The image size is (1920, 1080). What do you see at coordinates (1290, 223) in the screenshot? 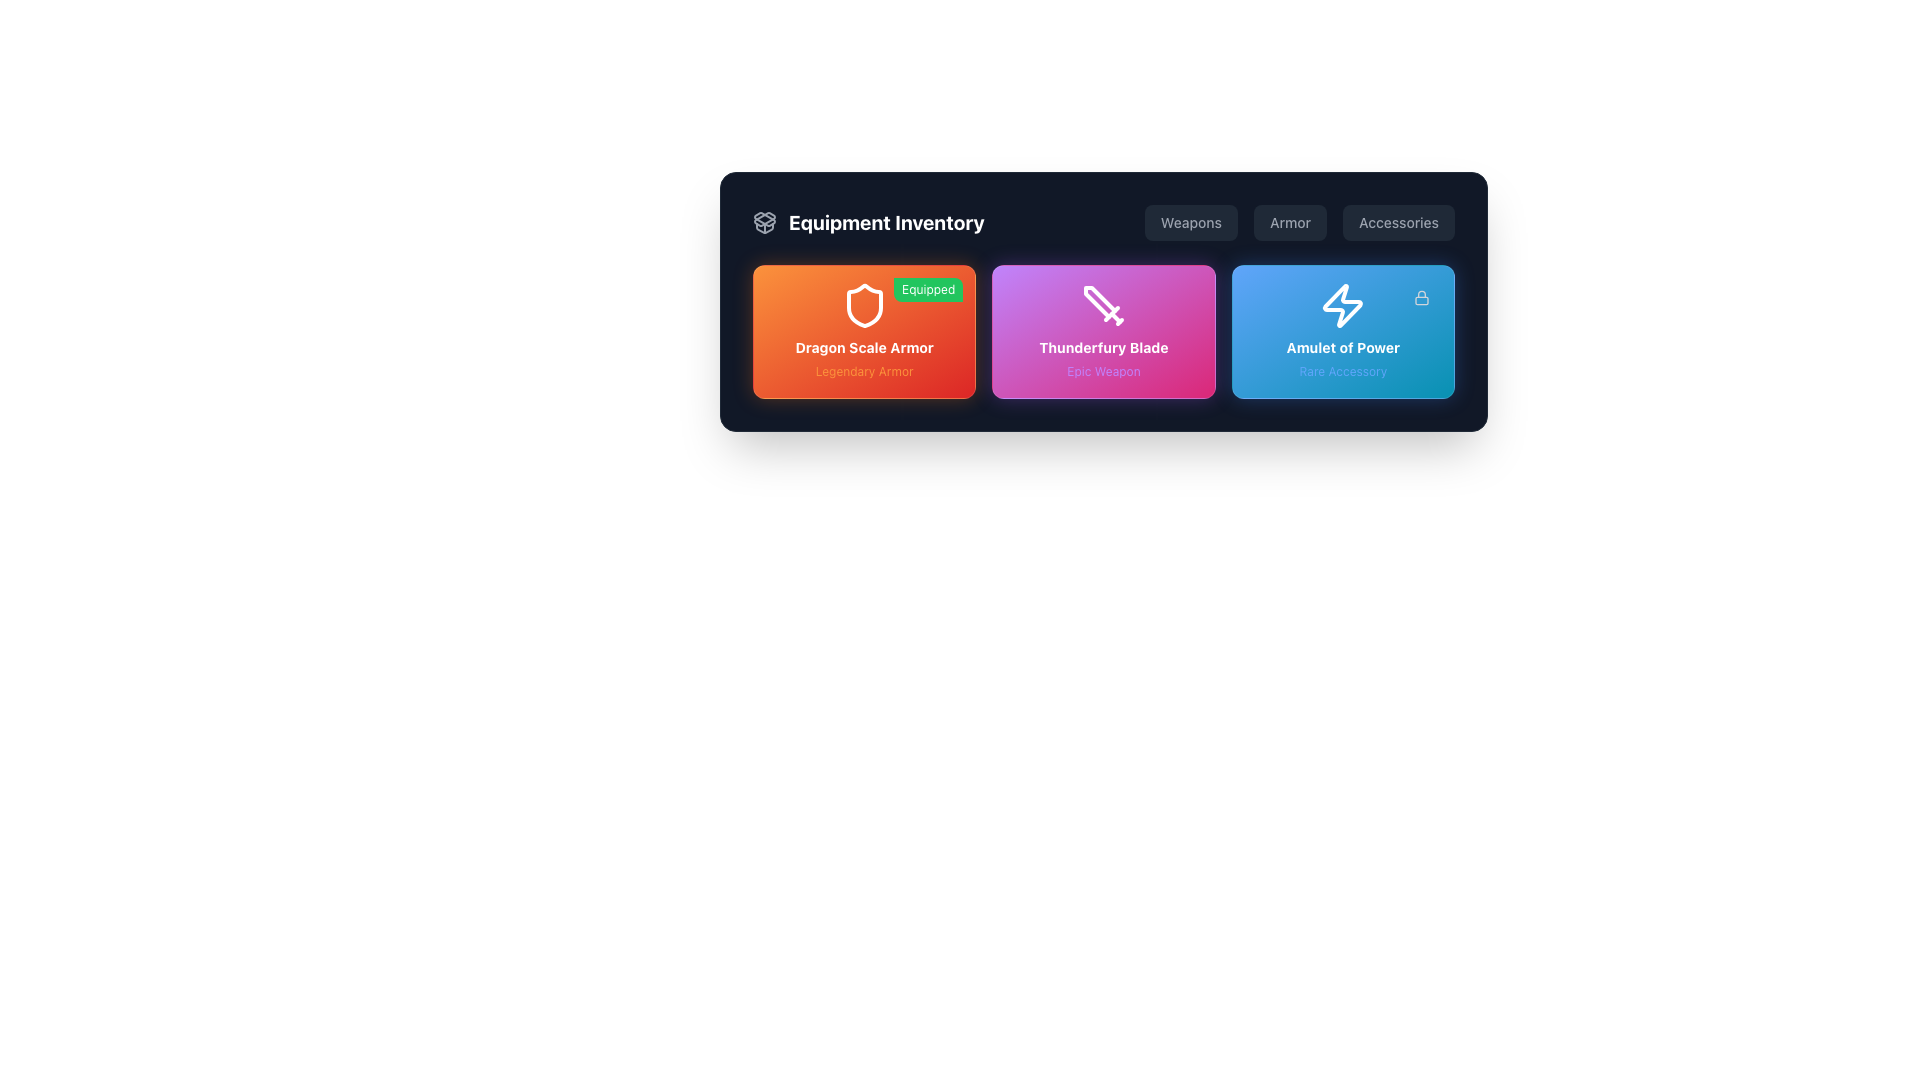
I see `the 'Armor' button, which is the second button in the Equipment Inventory` at bounding box center [1290, 223].